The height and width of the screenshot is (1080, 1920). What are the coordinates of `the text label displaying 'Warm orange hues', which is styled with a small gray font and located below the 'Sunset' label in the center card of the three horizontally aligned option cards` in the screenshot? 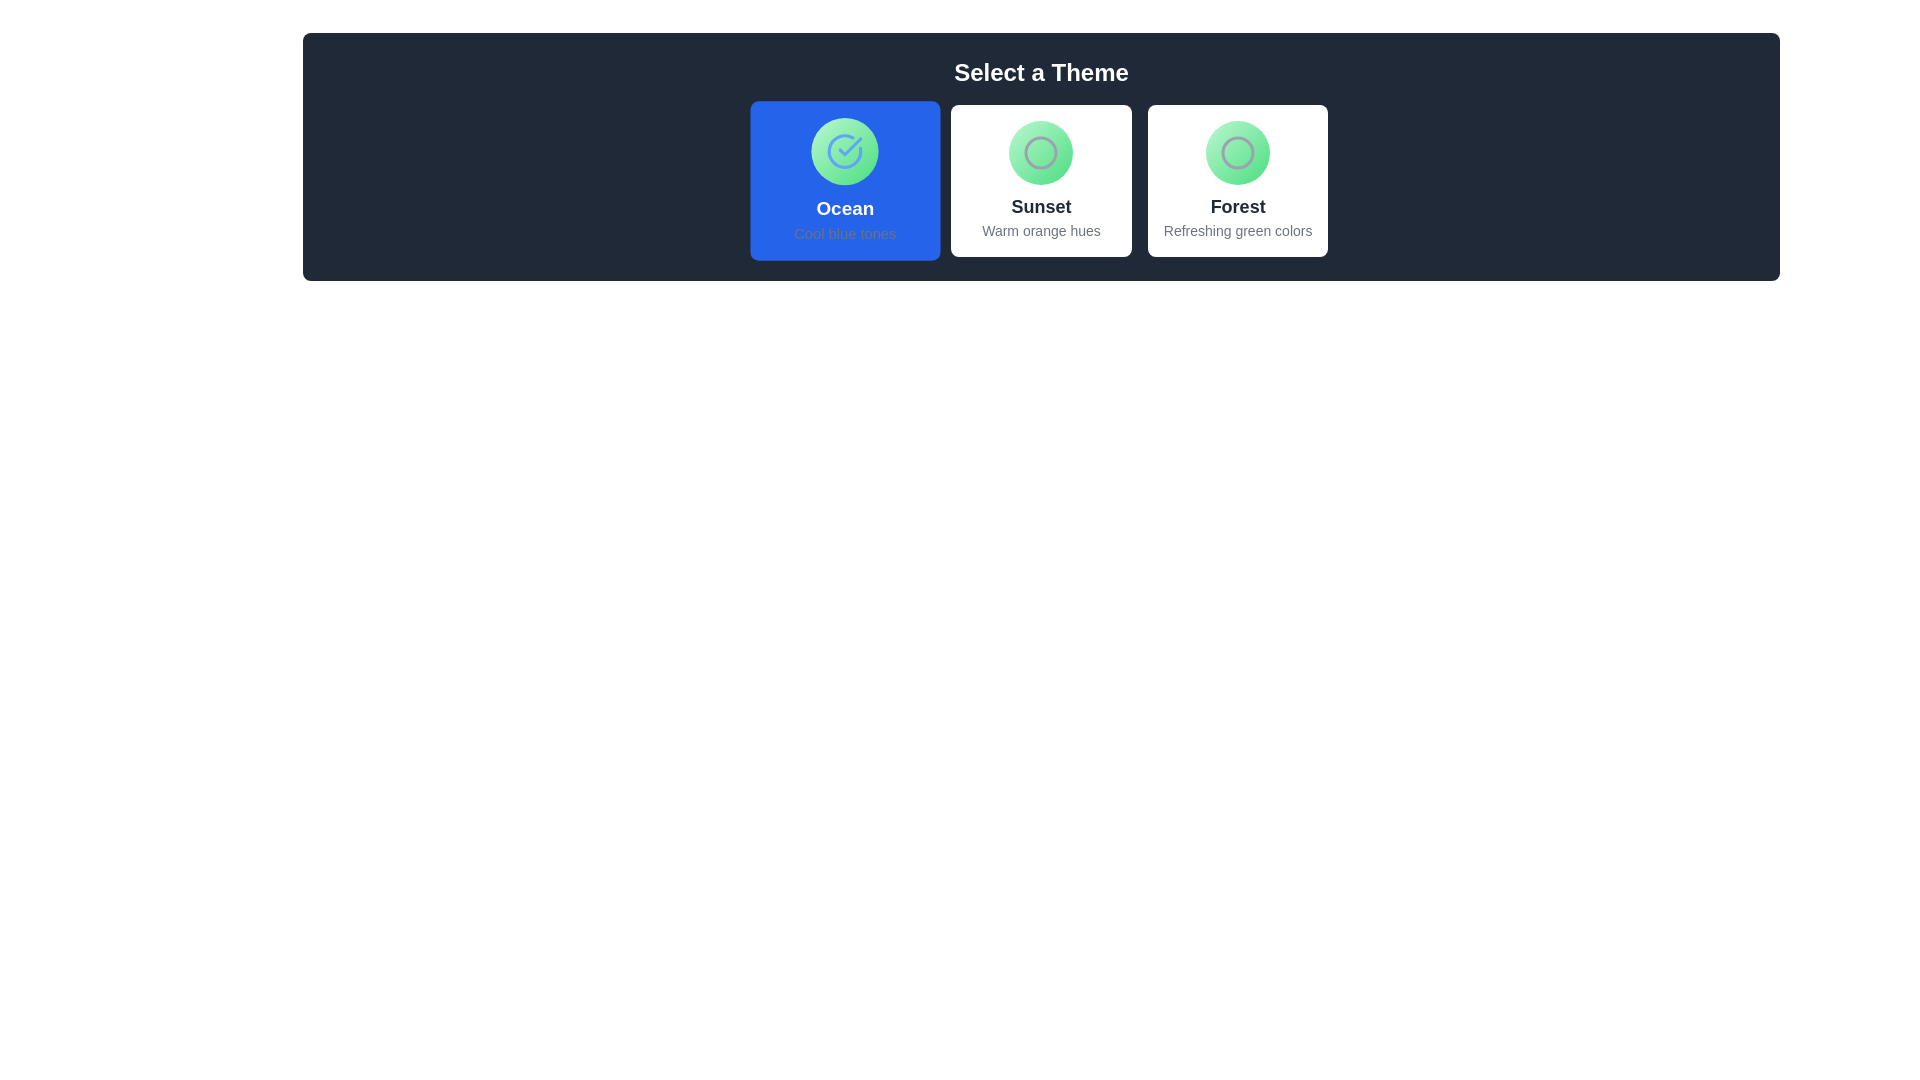 It's located at (1040, 230).